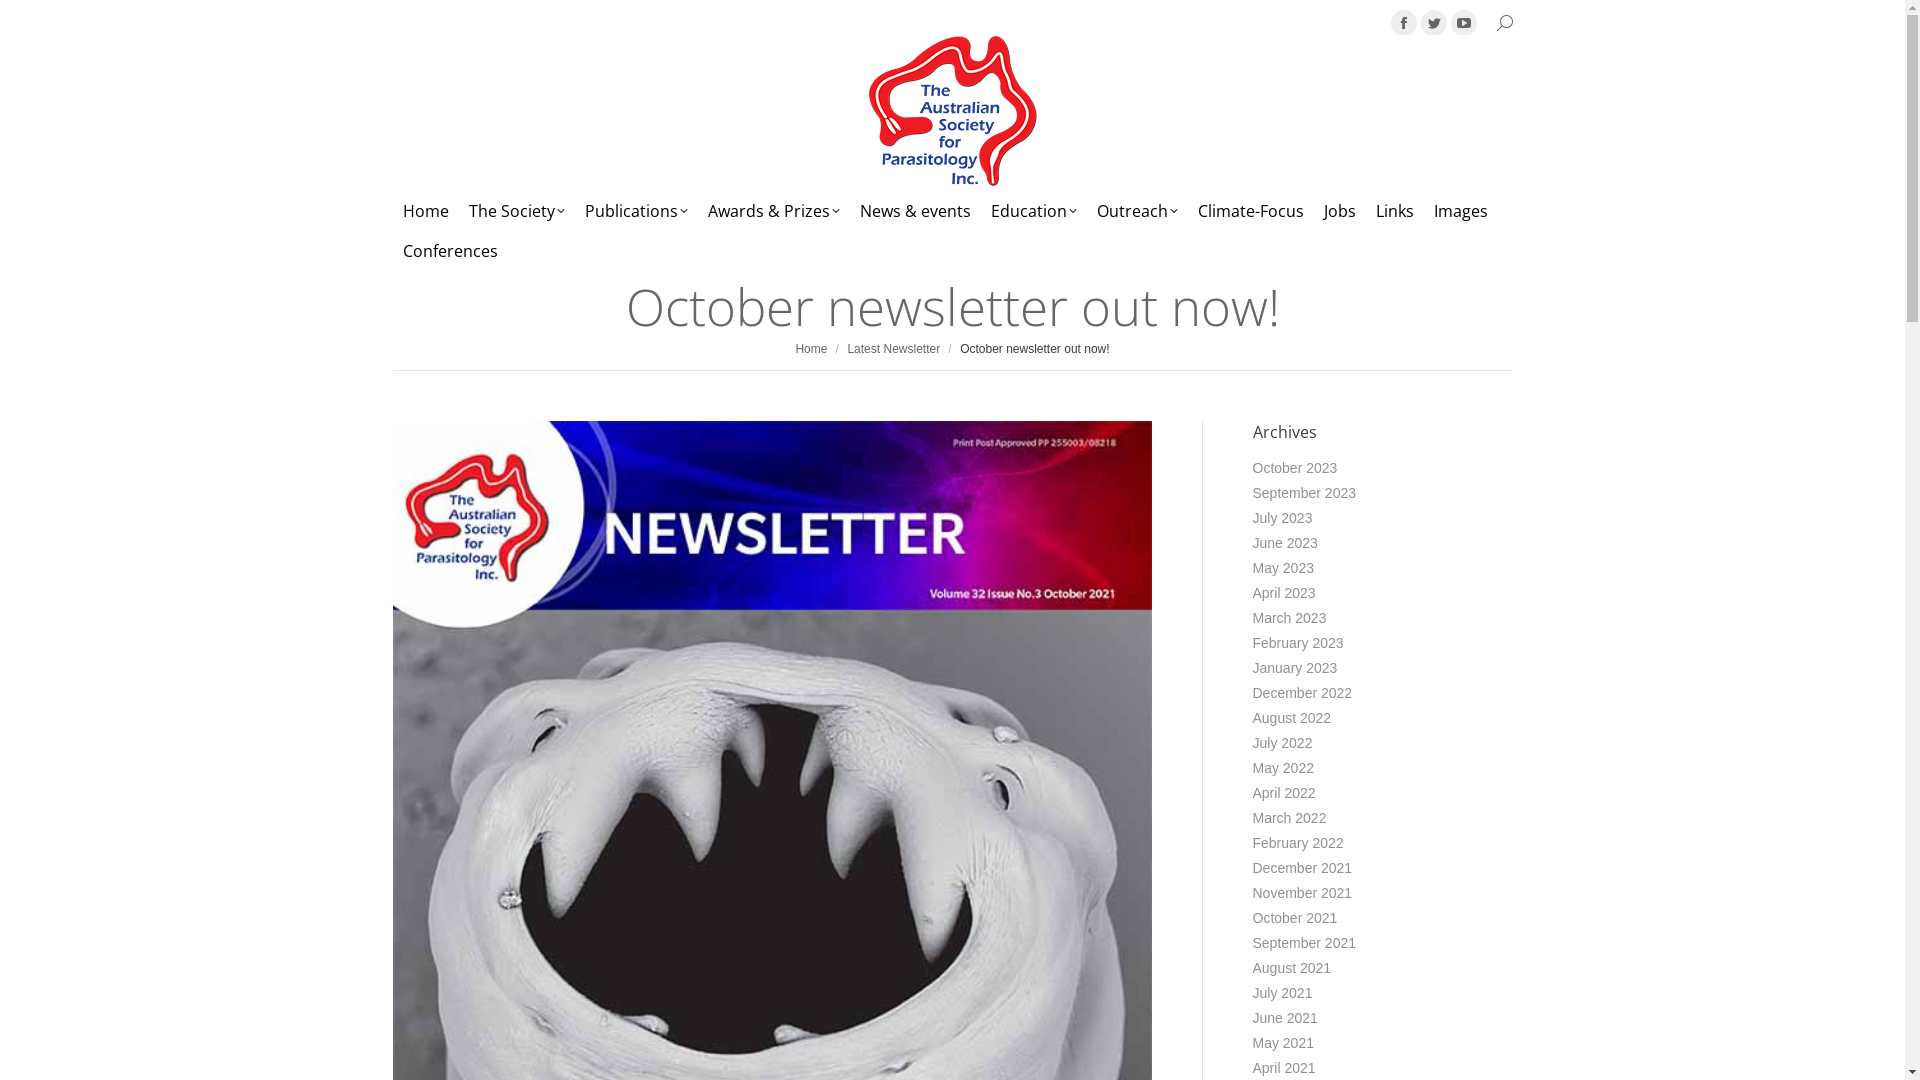  What do you see at coordinates (1251, 942) in the screenshot?
I see `'September 2021'` at bounding box center [1251, 942].